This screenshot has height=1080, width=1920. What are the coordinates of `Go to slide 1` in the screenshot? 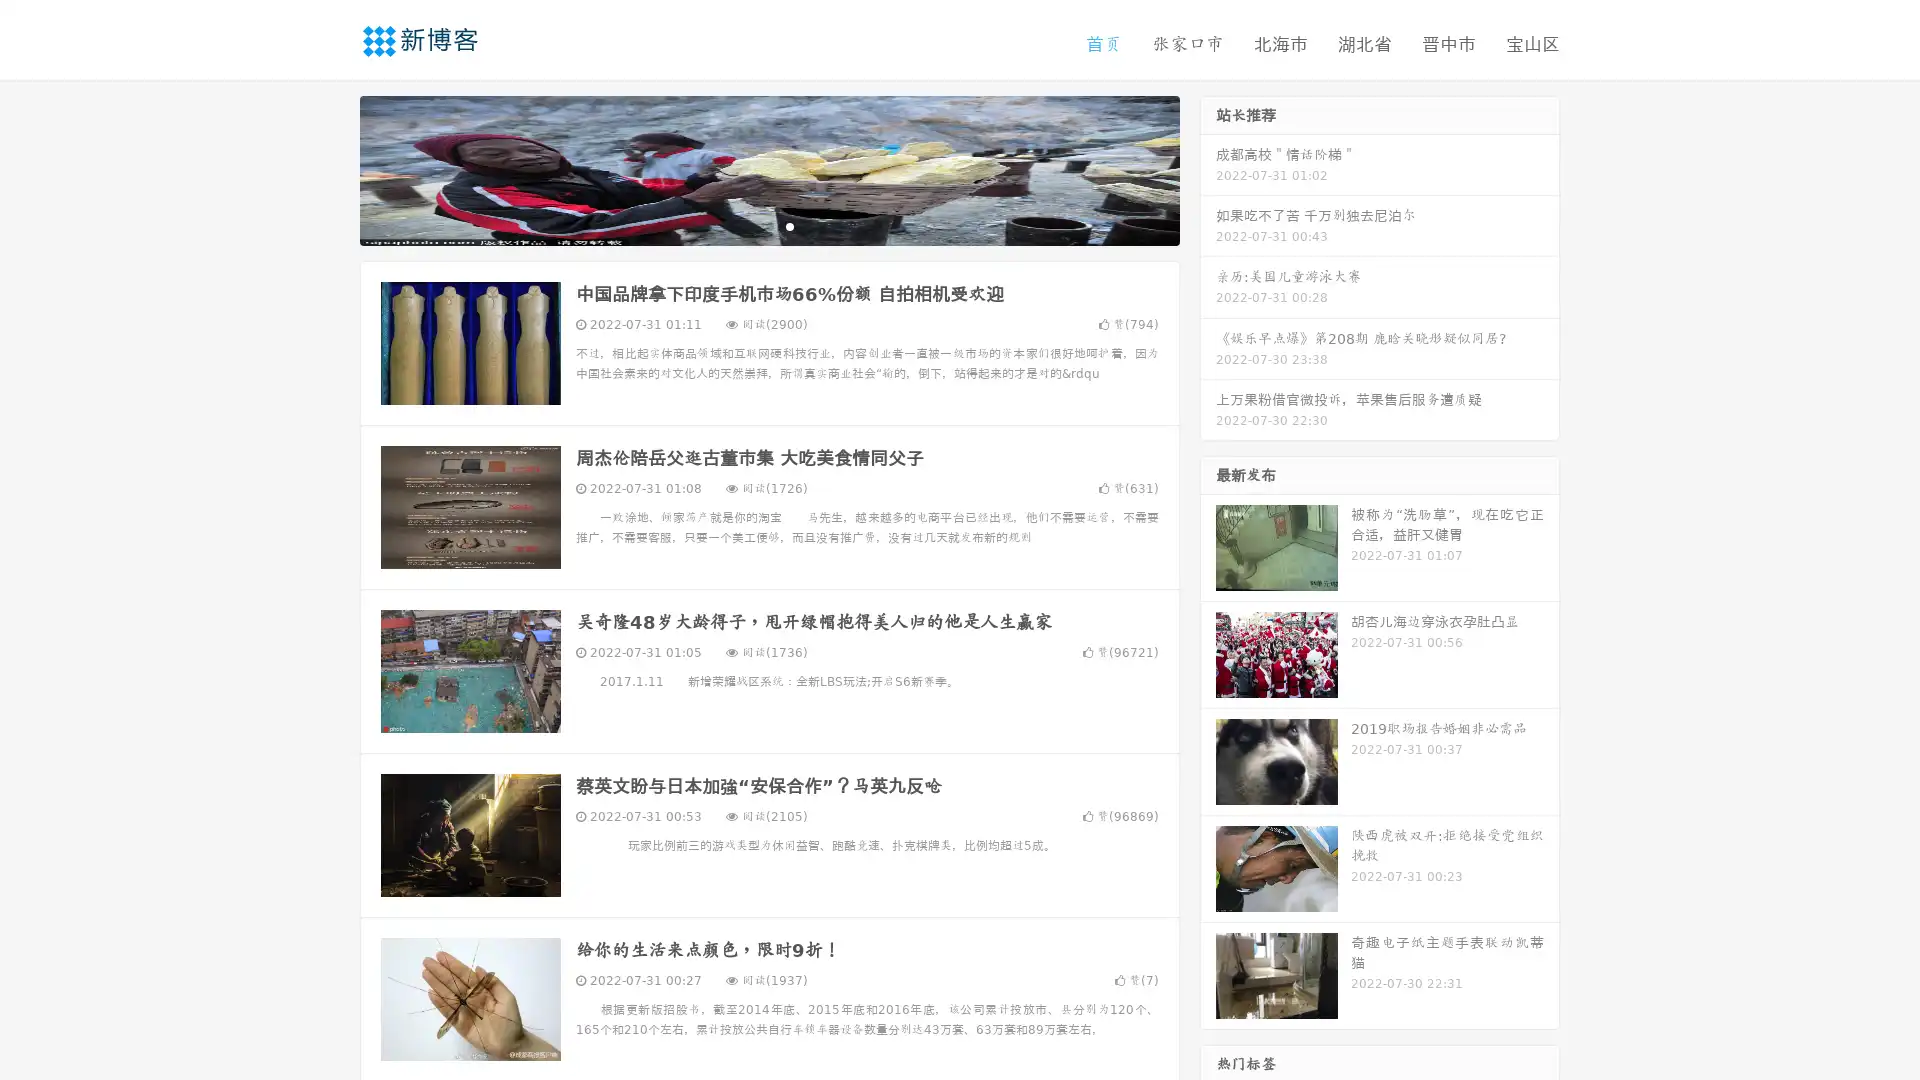 It's located at (748, 225).